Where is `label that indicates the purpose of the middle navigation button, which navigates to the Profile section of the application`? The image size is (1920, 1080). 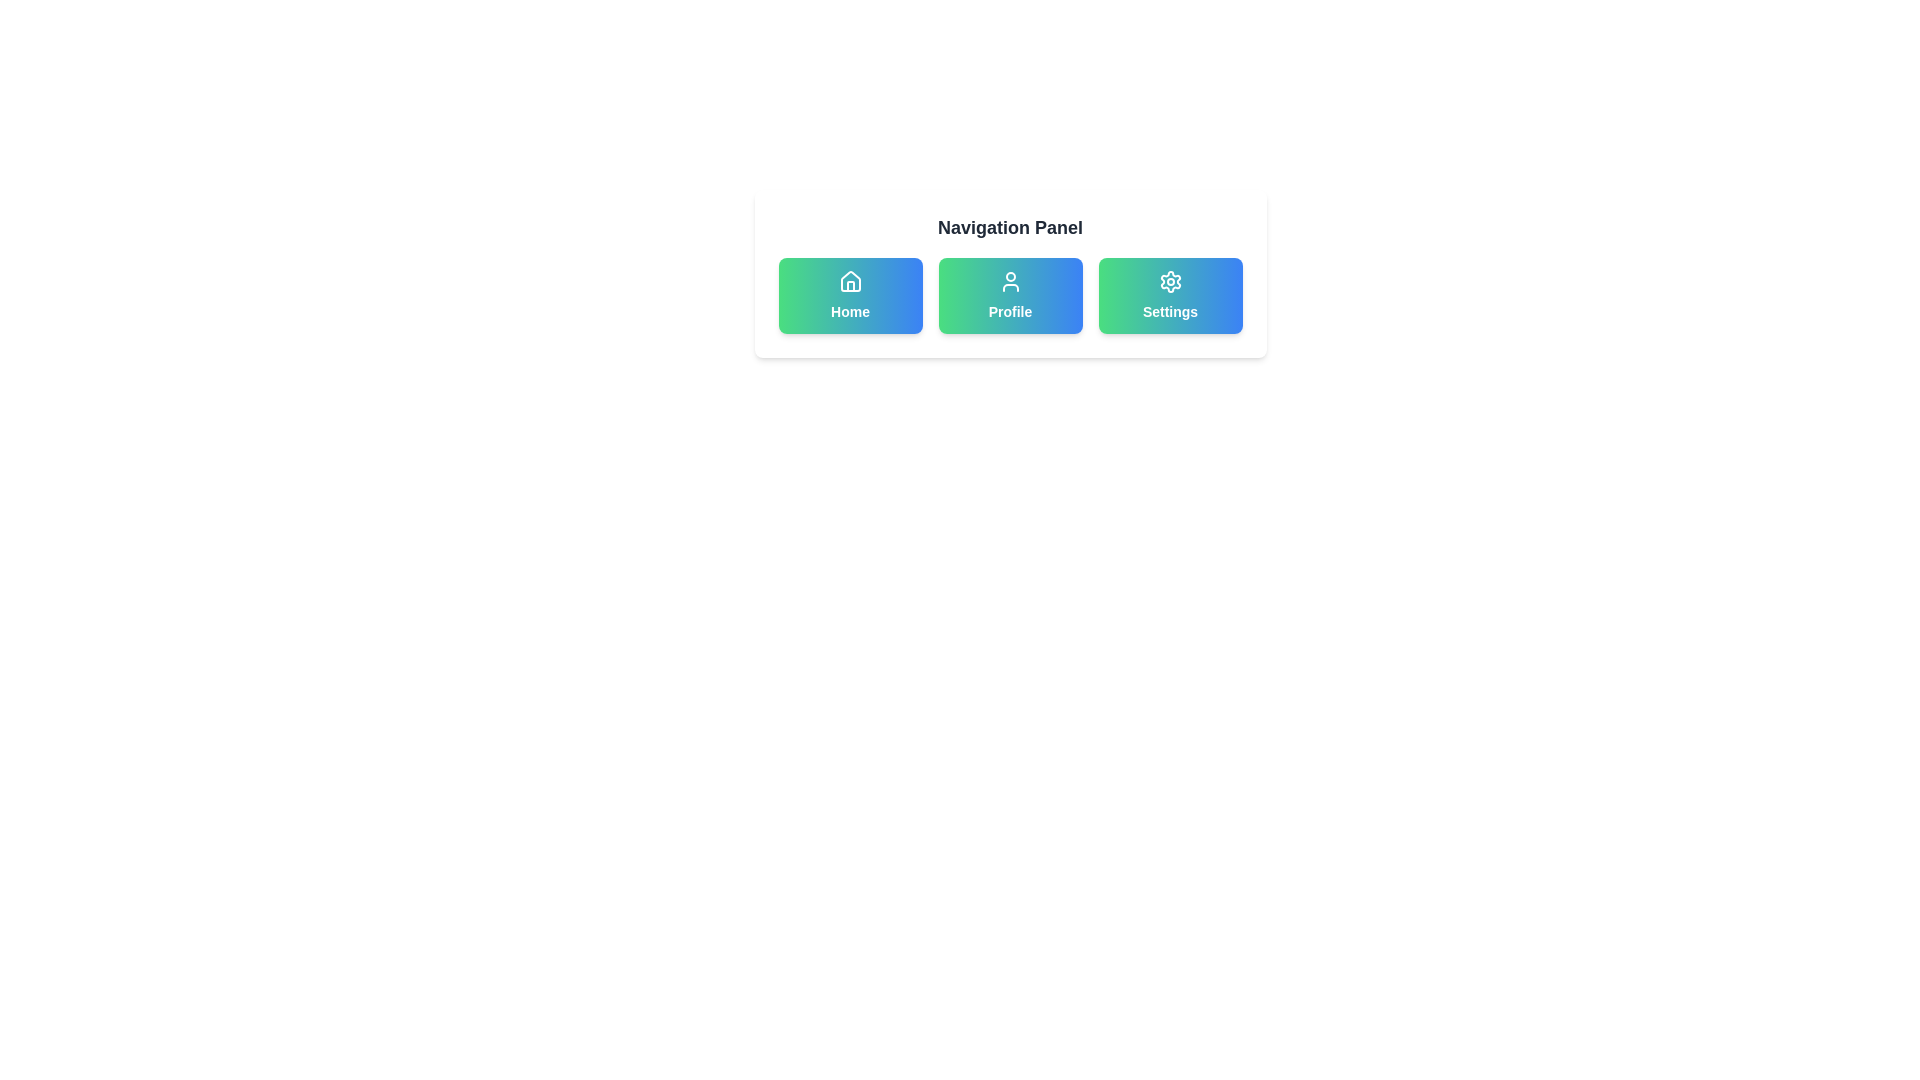
label that indicates the purpose of the middle navigation button, which navigates to the Profile section of the application is located at coordinates (1010, 312).